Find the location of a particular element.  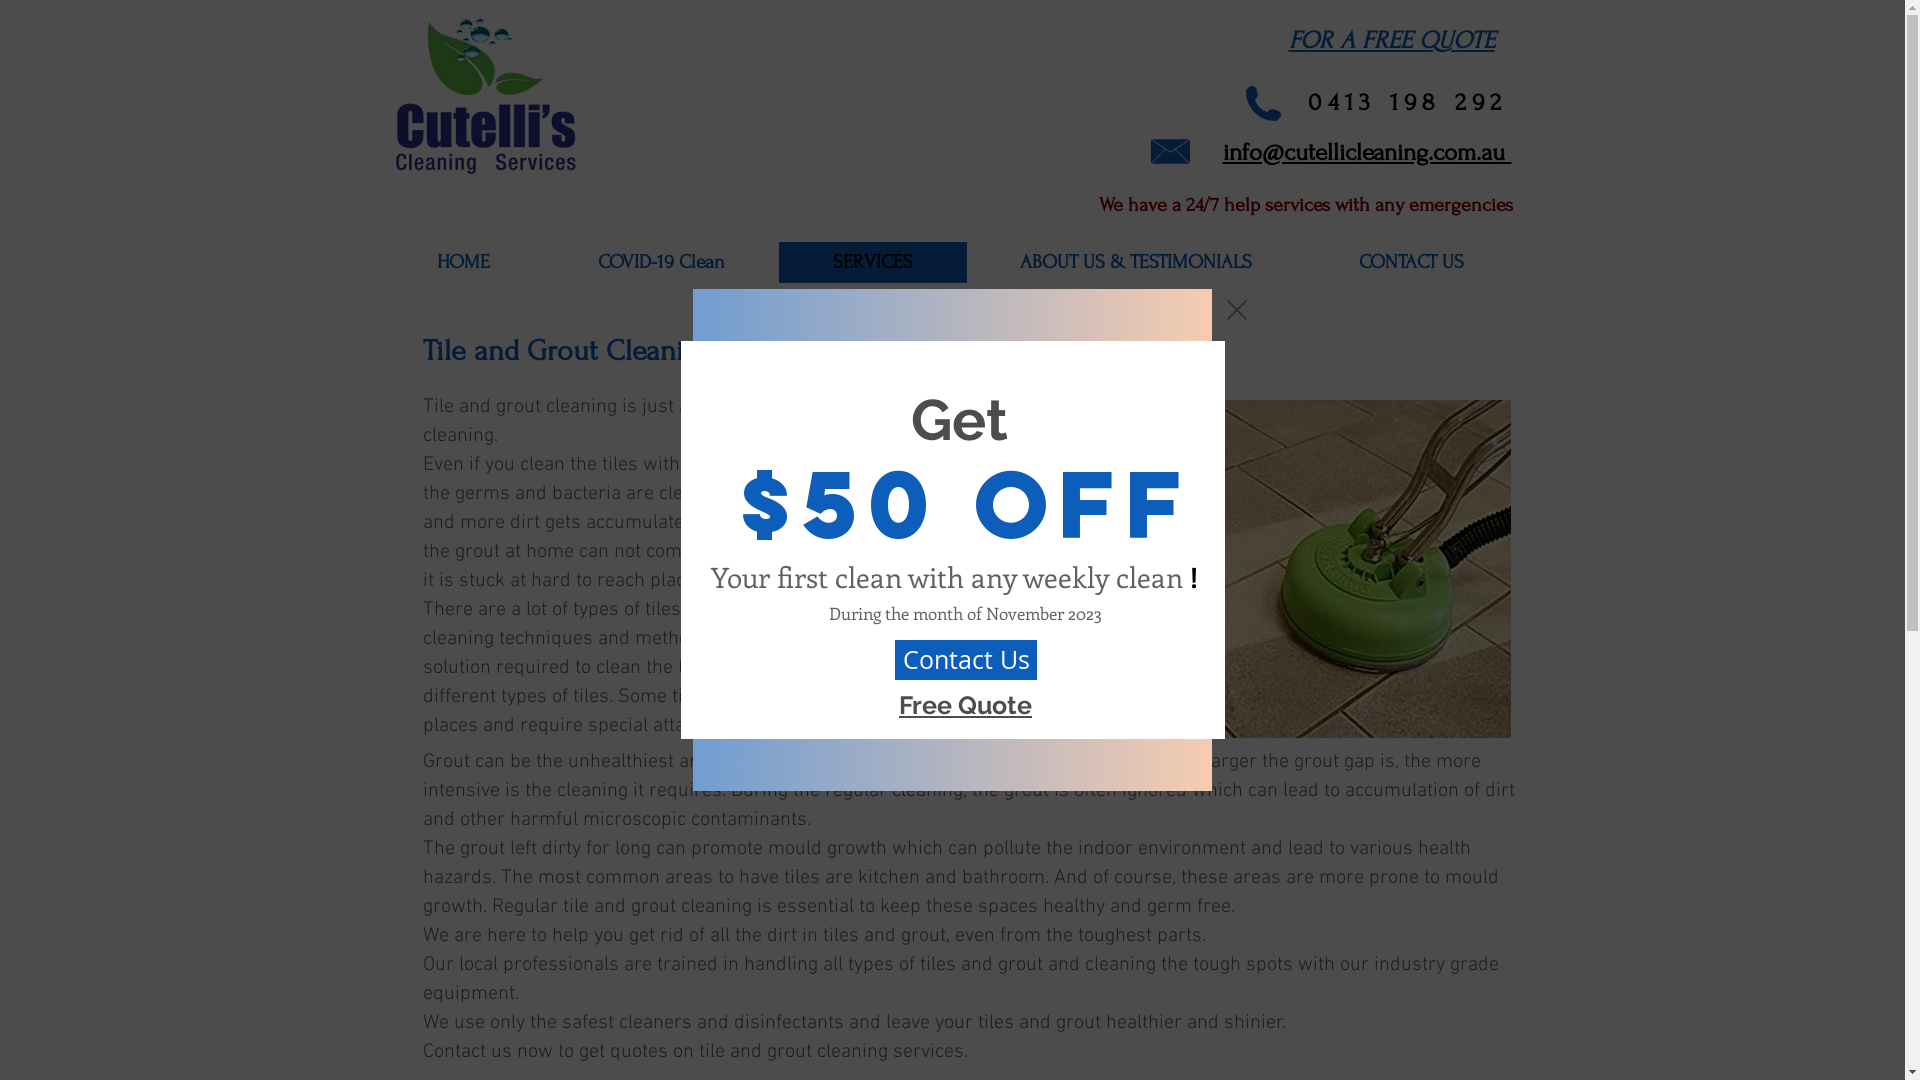

'ABOUT US & TESTIMONIALS' is located at coordinates (1135, 261).